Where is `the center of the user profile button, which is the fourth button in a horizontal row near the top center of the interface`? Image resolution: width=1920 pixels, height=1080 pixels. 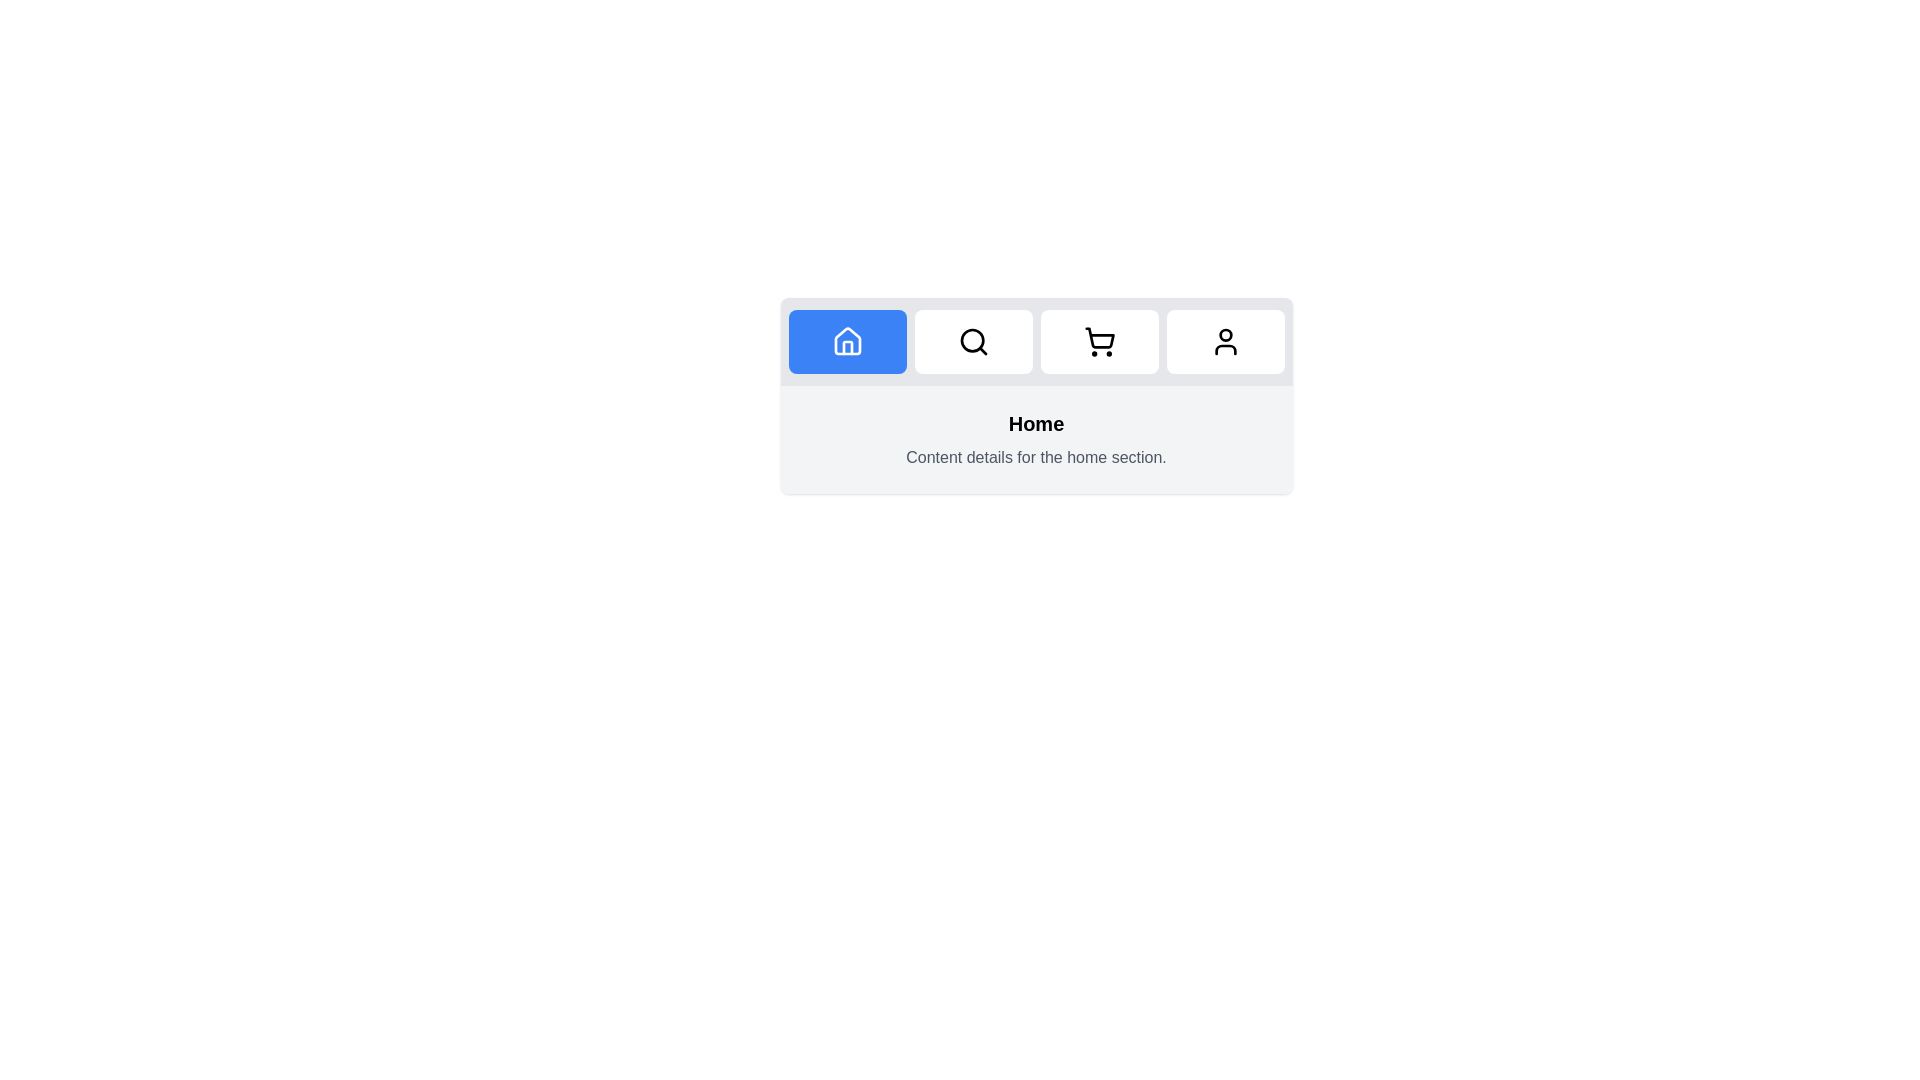 the center of the user profile button, which is the fourth button in a horizontal row near the top center of the interface is located at coordinates (1224, 341).